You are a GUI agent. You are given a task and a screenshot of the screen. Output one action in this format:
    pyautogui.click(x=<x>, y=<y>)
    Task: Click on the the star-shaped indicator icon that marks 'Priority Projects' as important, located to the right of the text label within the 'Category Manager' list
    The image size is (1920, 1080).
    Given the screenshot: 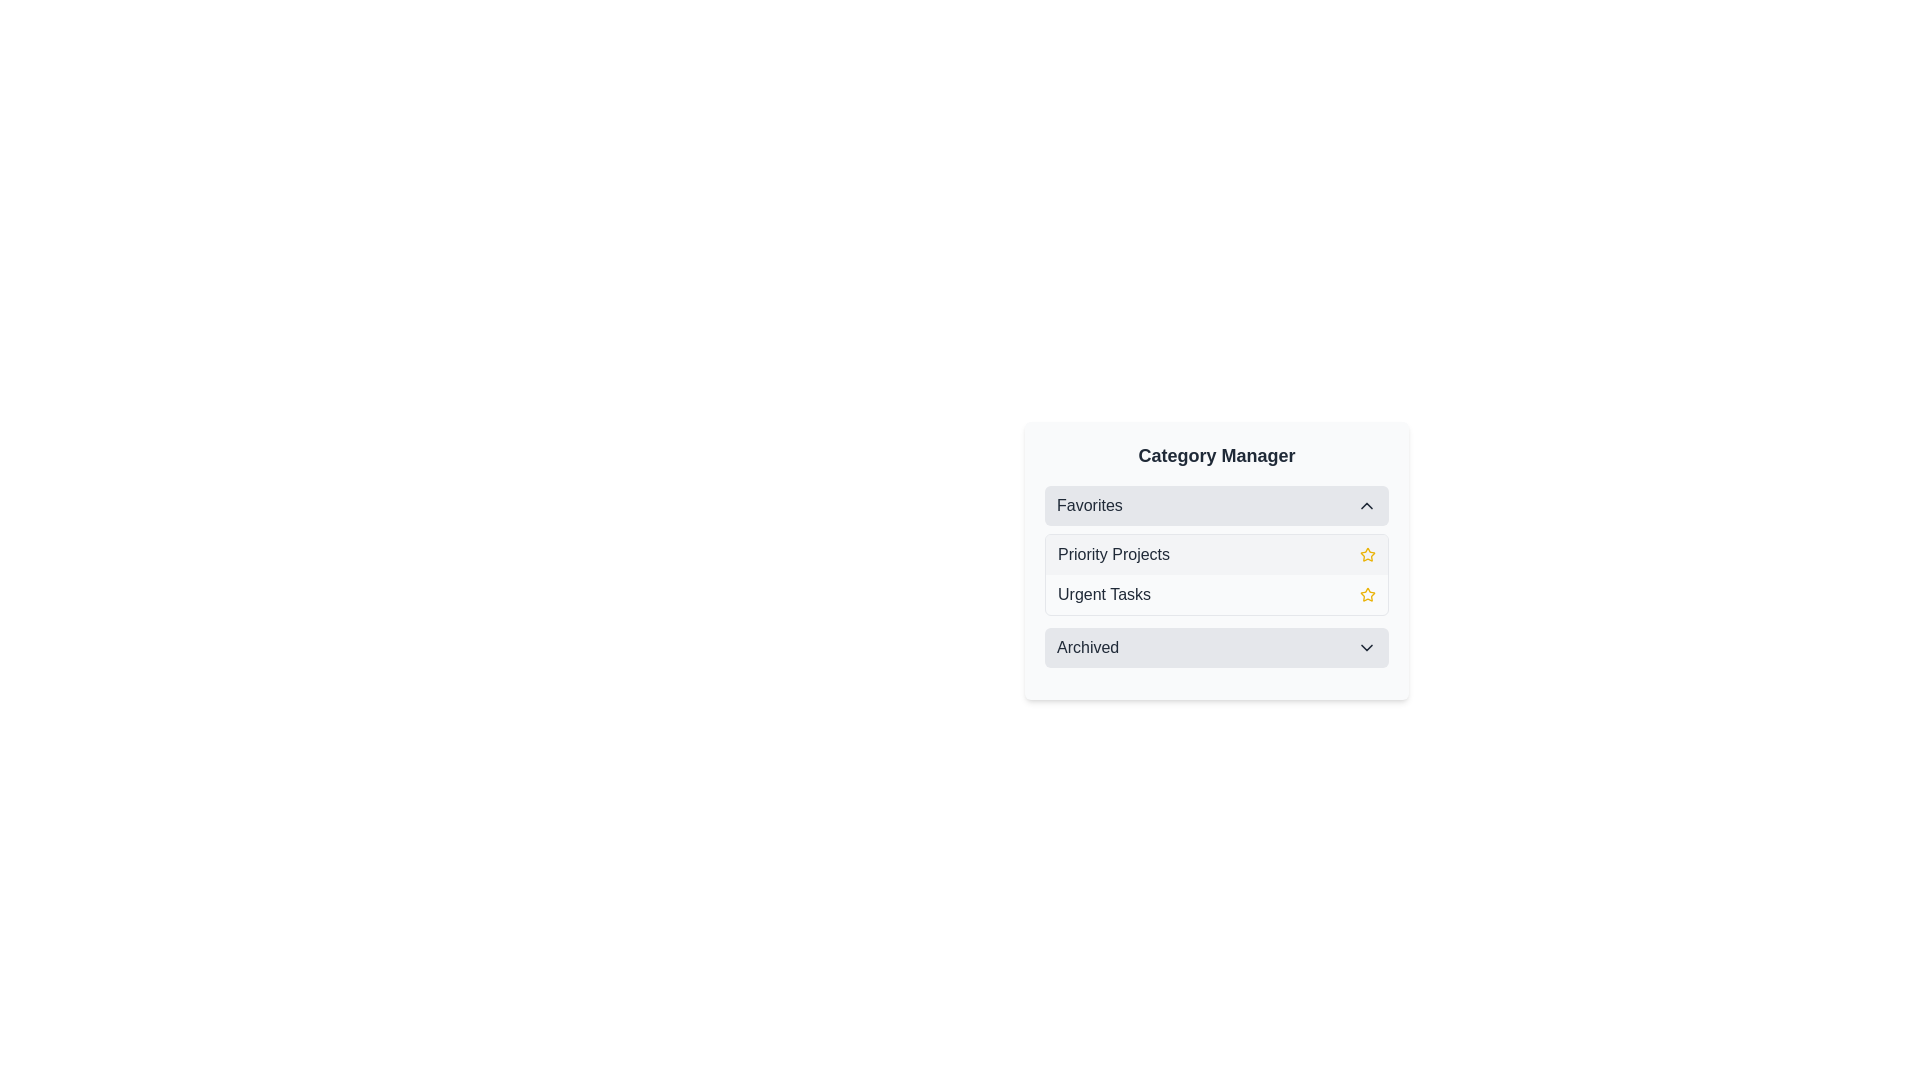 What is the action you would take?
    pyautogui.click(x=1367, y=555)
    